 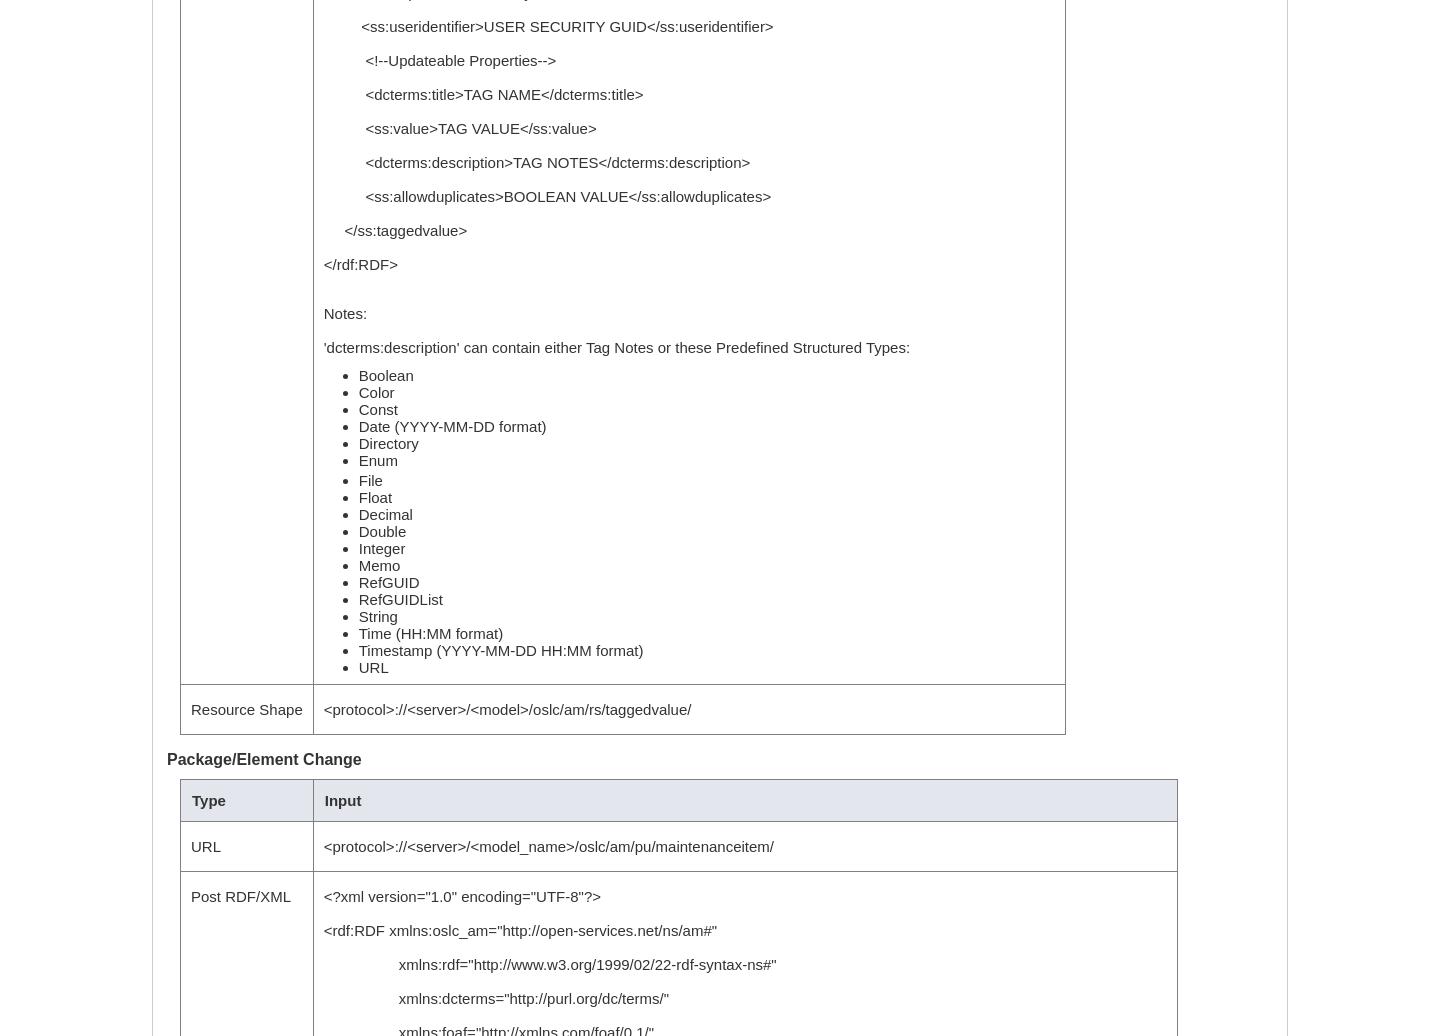 What do you see at coordinates (208, 800) in the screenshot?
I see `'Type'` at bounding box center [208, 800].